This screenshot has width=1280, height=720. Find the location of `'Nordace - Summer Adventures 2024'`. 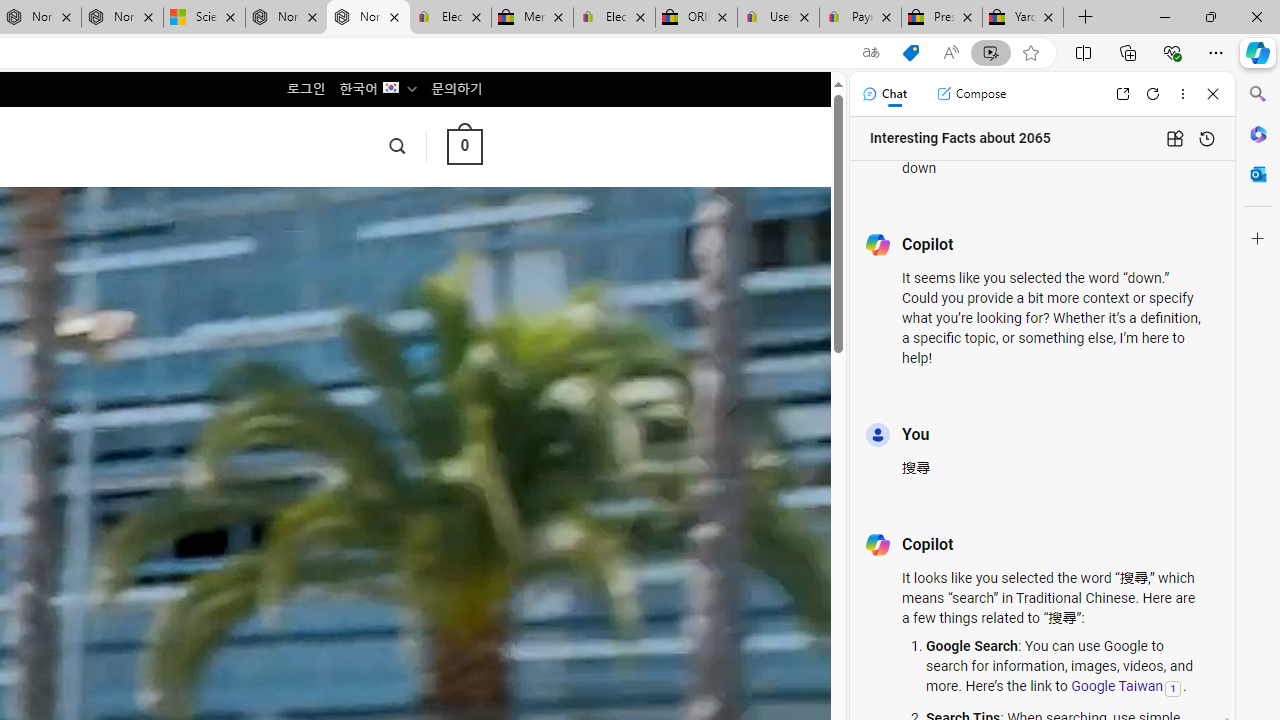

'Nordace - Summer Adventures 2024' is located at coordinates (285, 17).